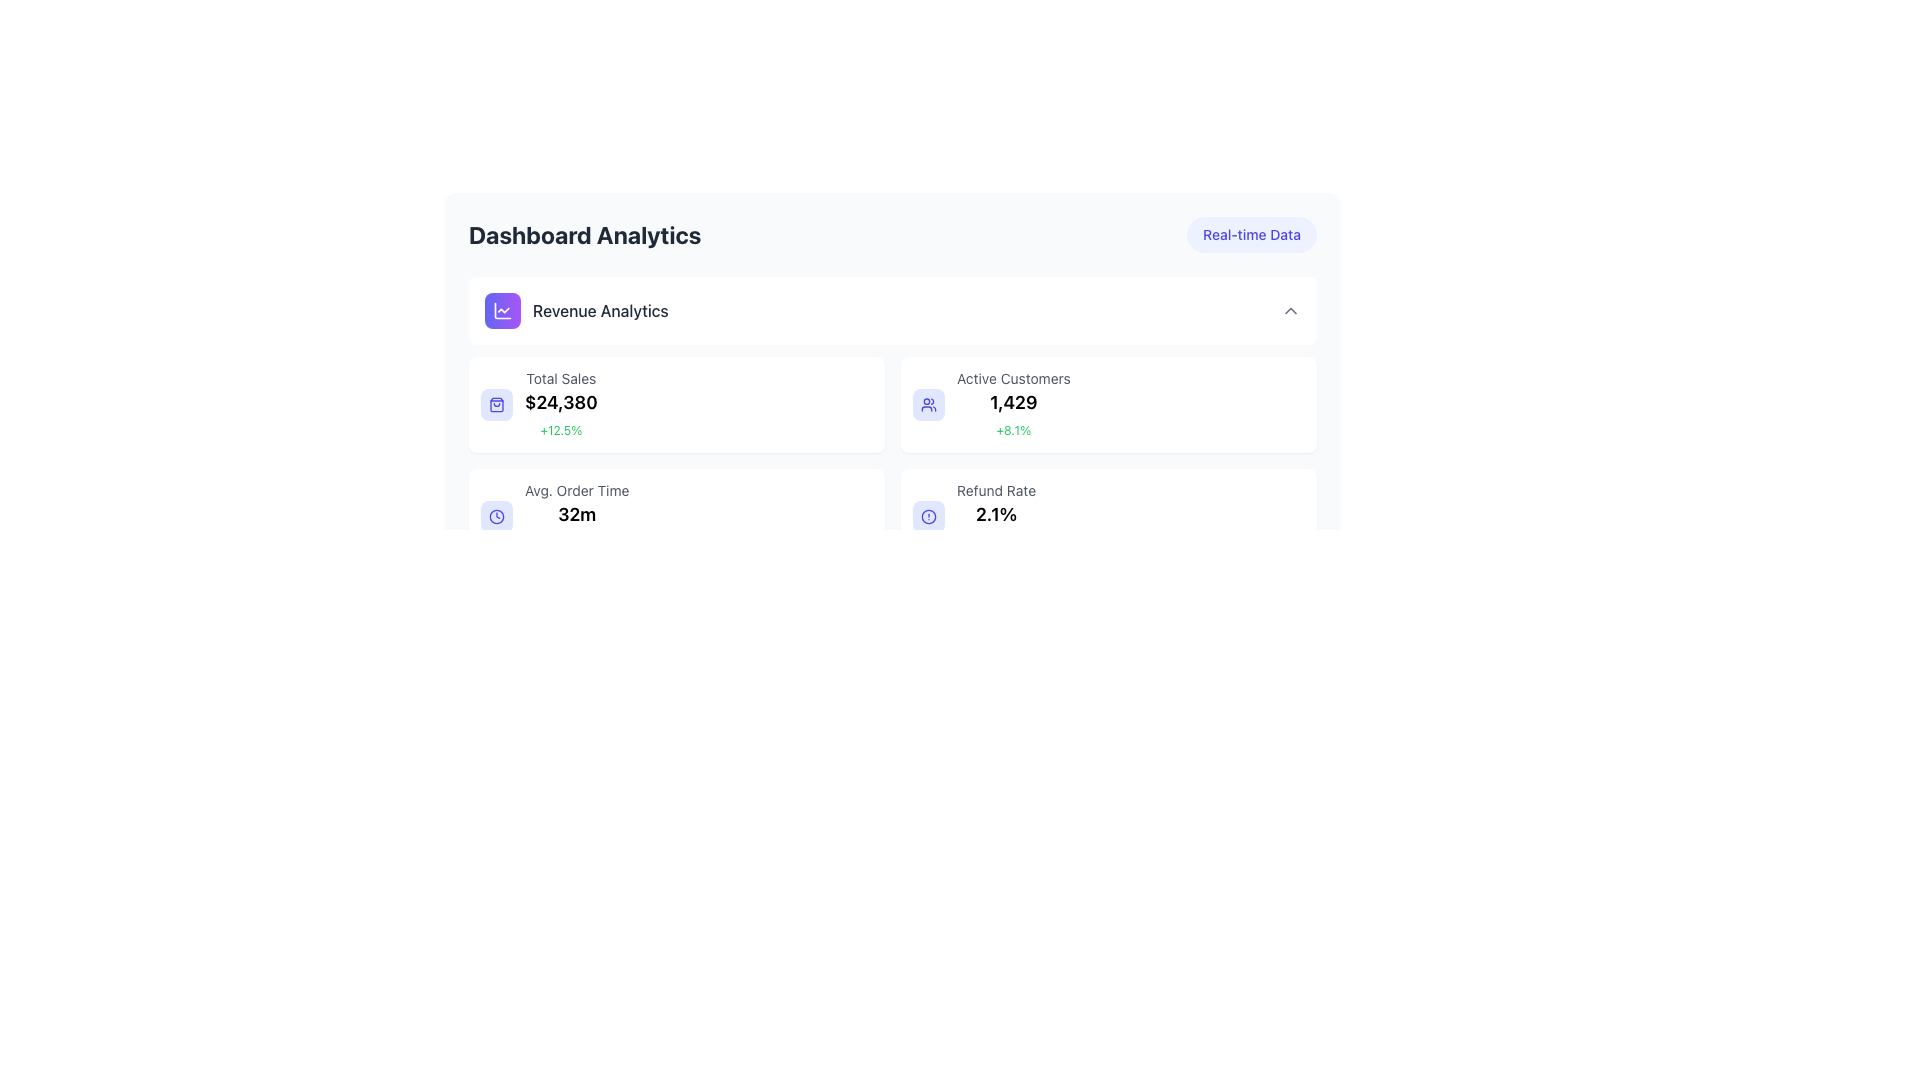 Image resolution: width=1920 pixels, height=1080 pixels. Describe the element at coordinates (928, 515) in the screenshot. I see `the circular graphic element that forms a ring at the center of the 'Refund Rate' section in the analytic dashboard` at that location.